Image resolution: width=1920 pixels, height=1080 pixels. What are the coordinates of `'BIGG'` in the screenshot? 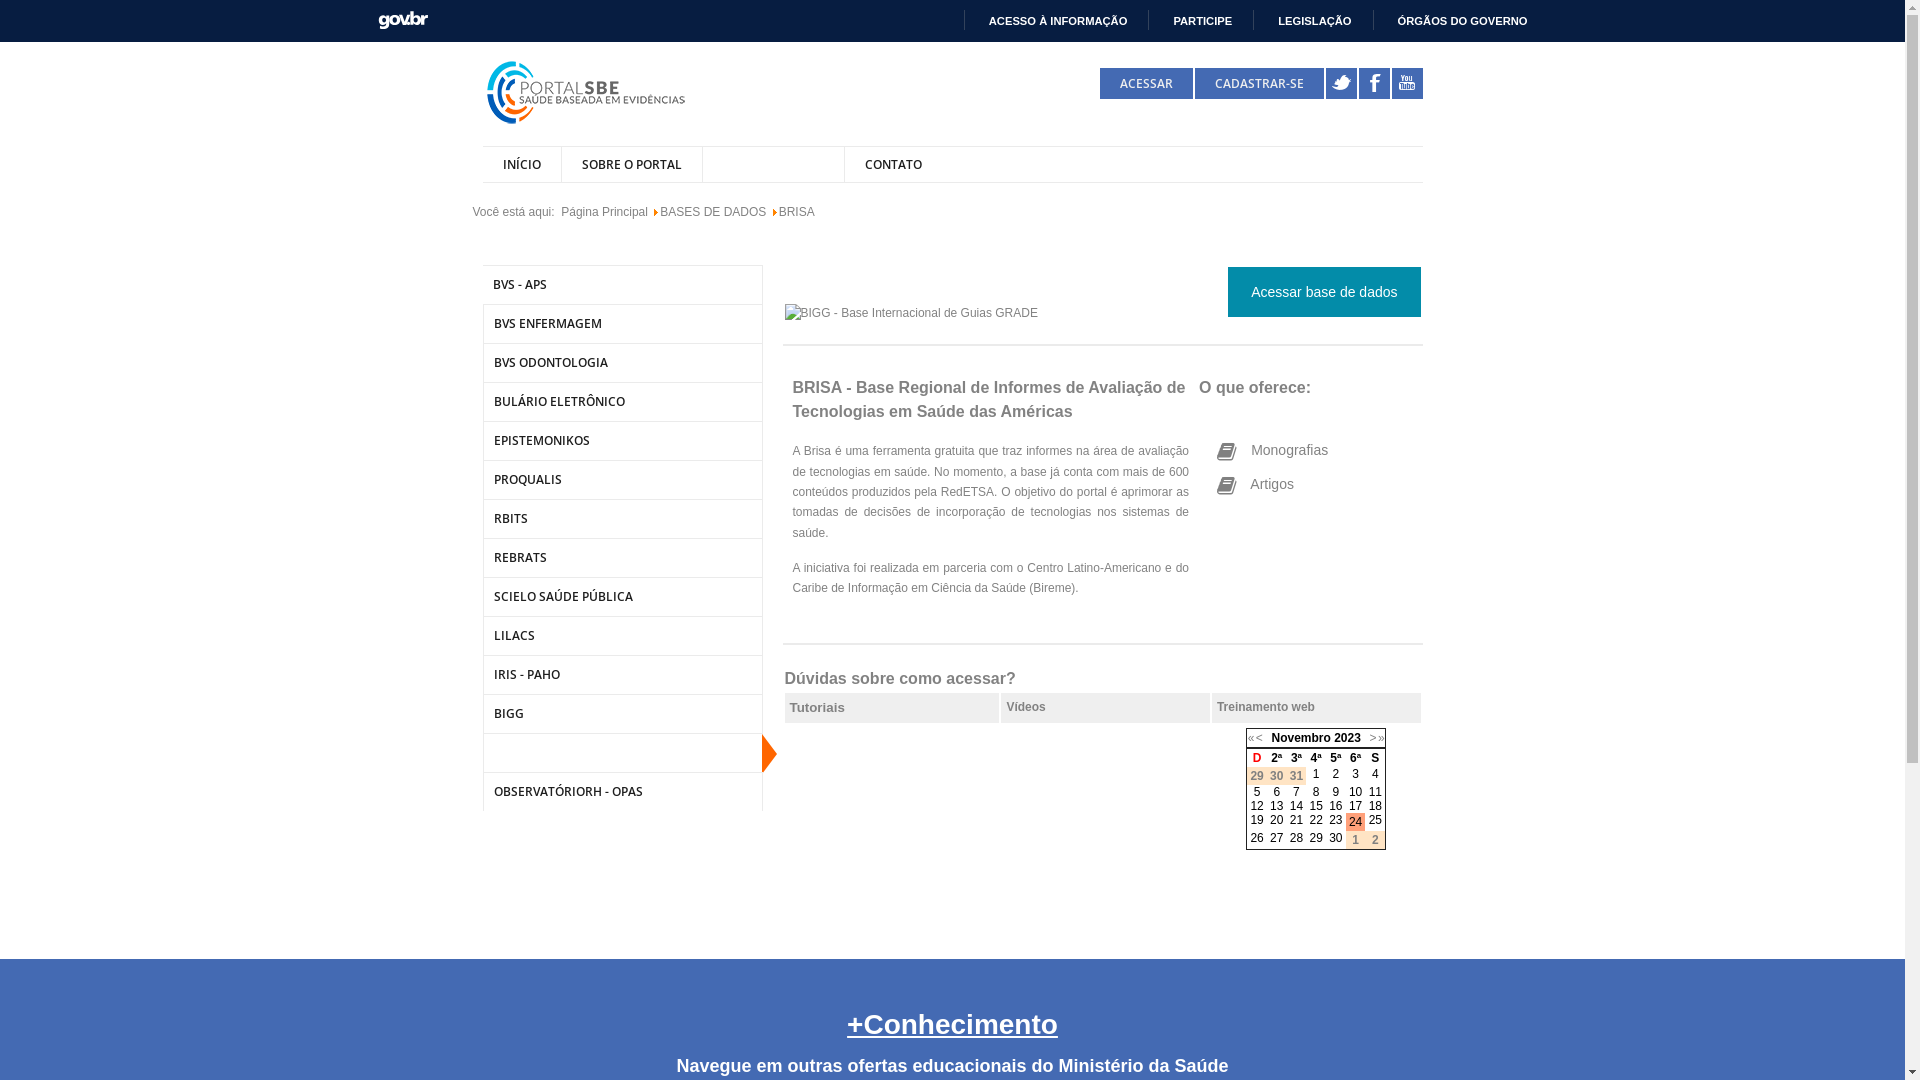 It's located at (621, 712).